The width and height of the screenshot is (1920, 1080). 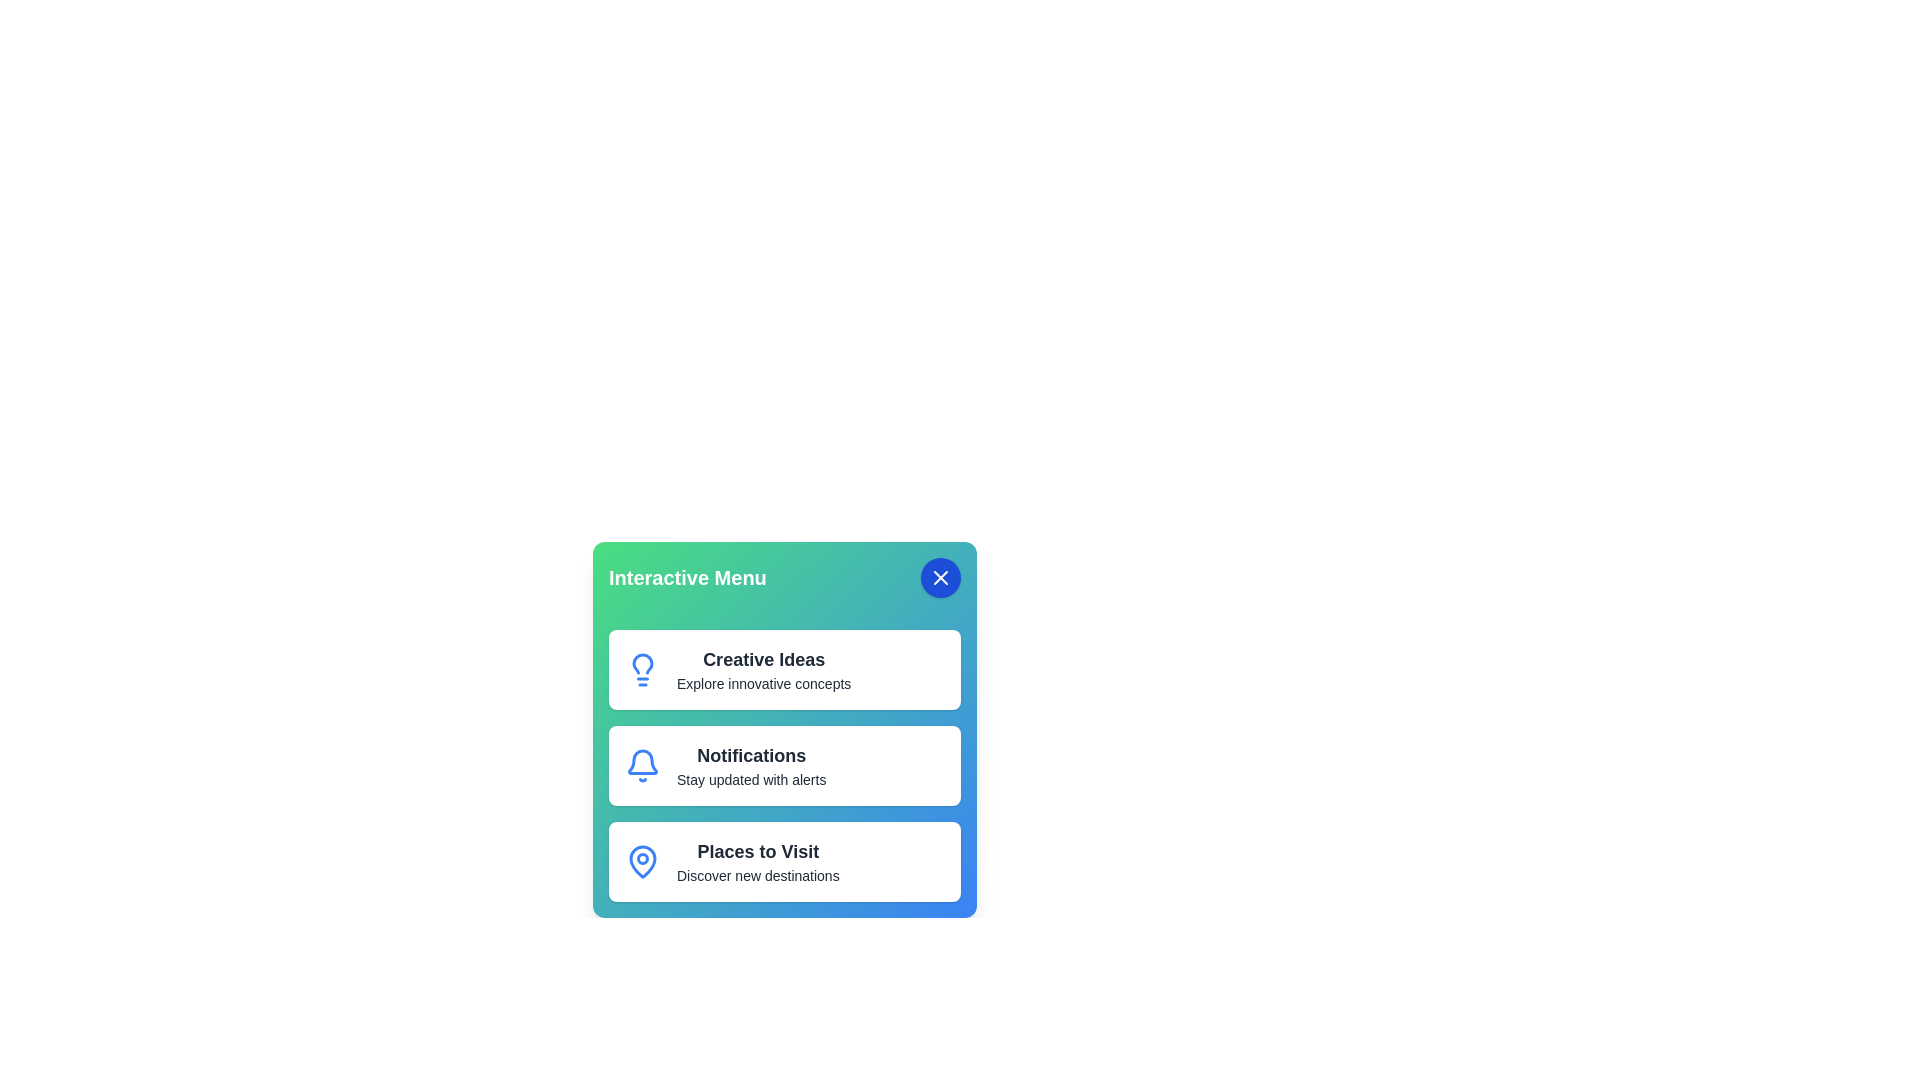 I want to click on the menu item corresponding to Places to Visit, so click(x=784, y=860).